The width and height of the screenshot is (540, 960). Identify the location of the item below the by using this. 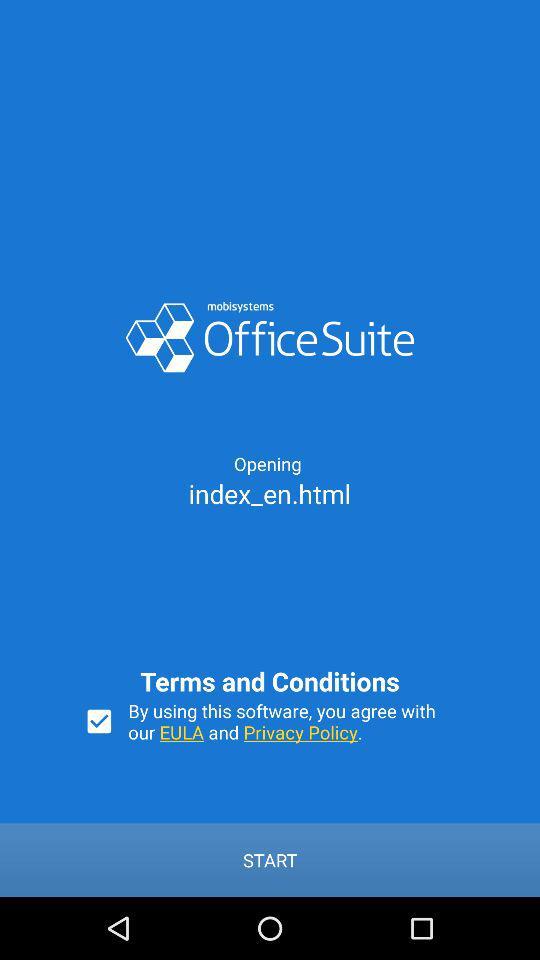
(270, 859).